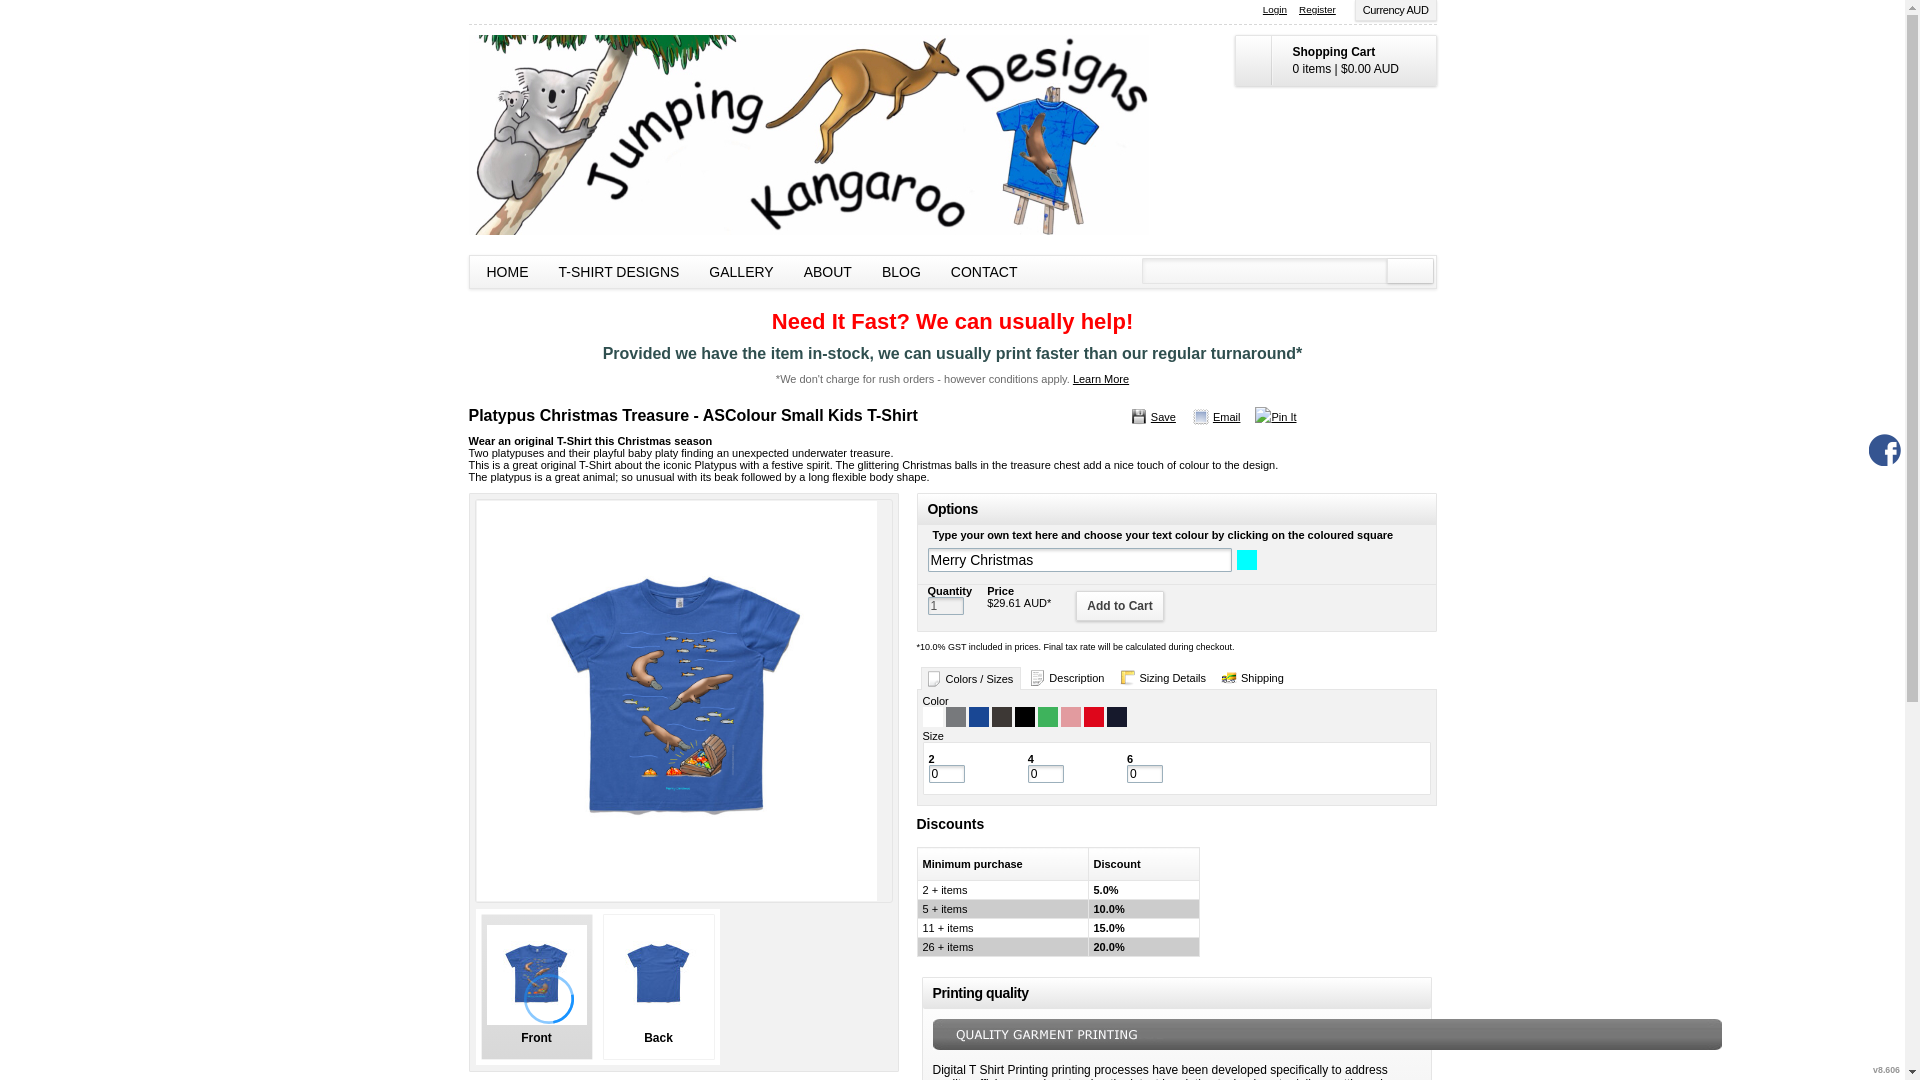 Image resolution: width=1920 pixels, height=1080 pixels. Describe the element at coordinates (1023, 716) in the screenshot. I see `'Black'` at that location.